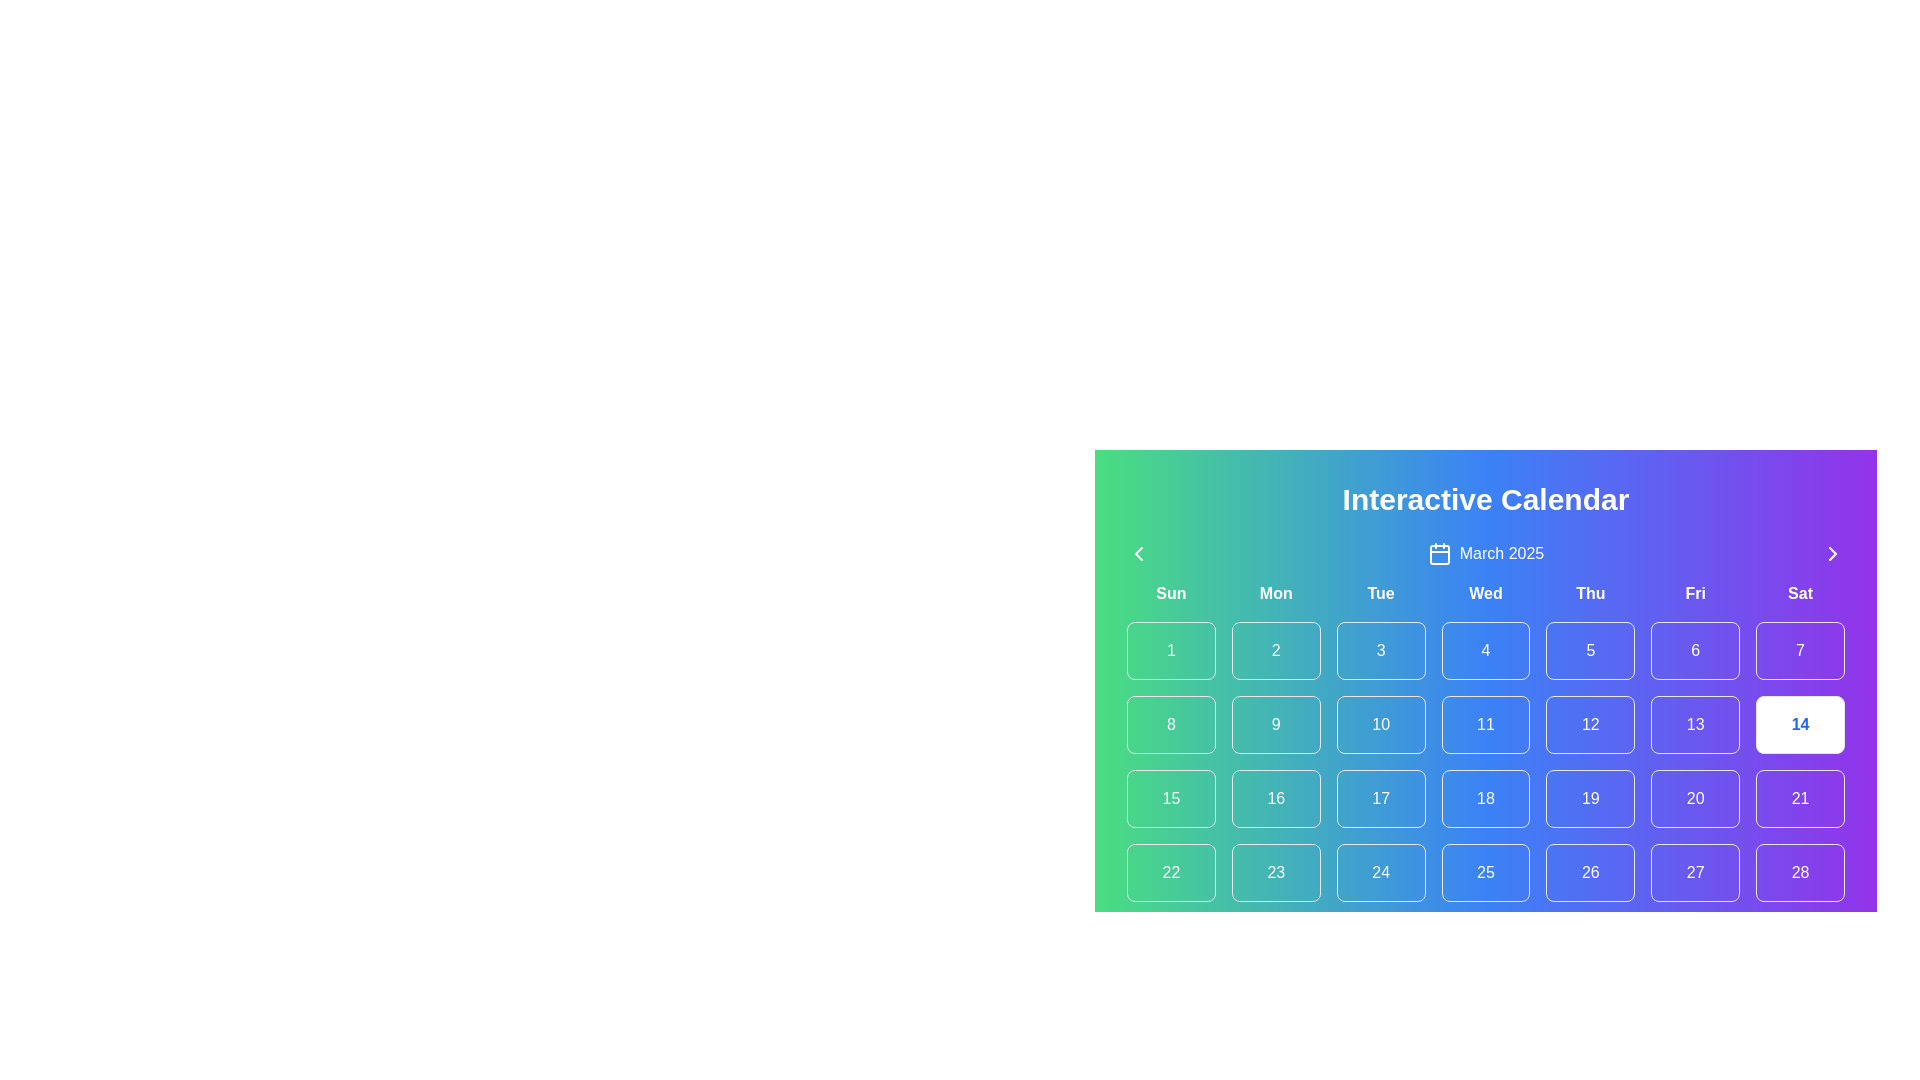 This screenshot has height=1080, width=1920. What do you see at coordinates (1589, 797) in the screenshot?
I see `the button representing the 19th day of the month in the Interactive Calendar` at bounding box center [1589, 797].